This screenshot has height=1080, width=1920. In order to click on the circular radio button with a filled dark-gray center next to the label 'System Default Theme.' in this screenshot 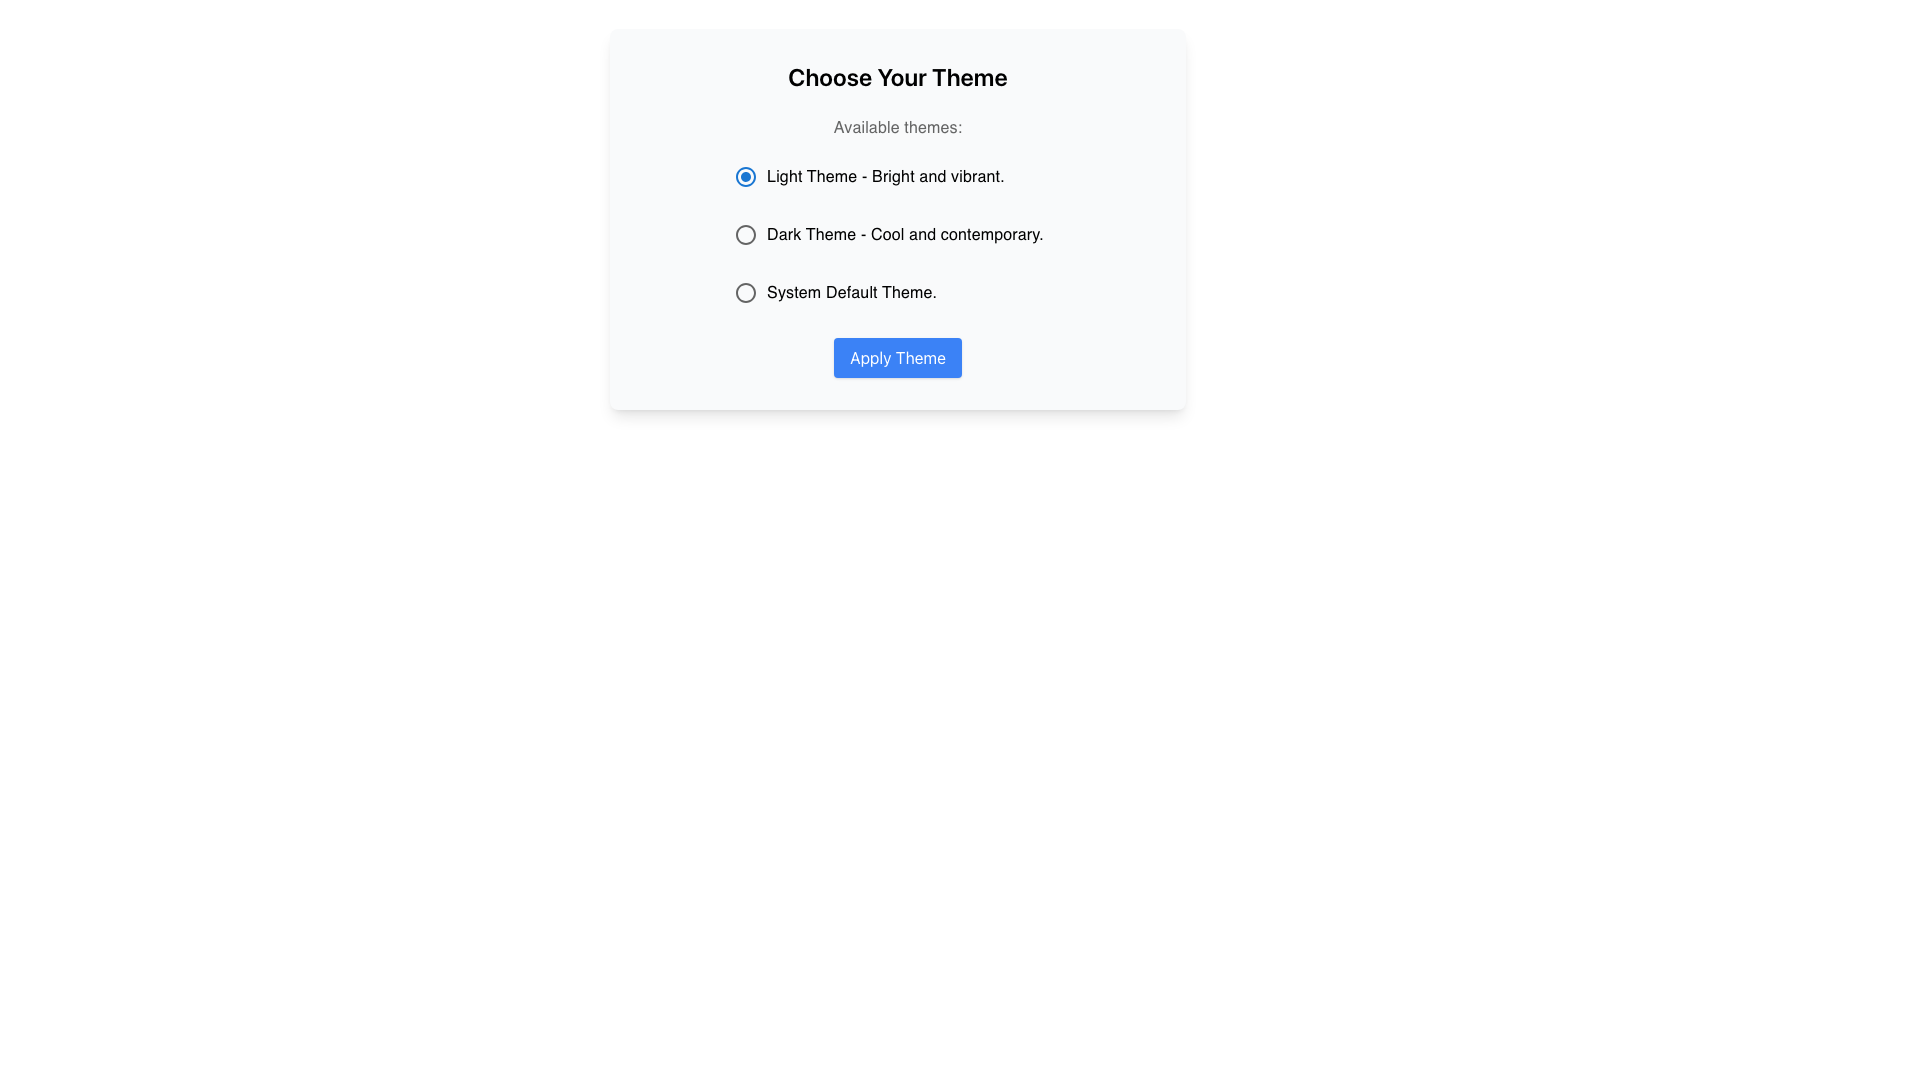, I will do `click(745, 293)`.